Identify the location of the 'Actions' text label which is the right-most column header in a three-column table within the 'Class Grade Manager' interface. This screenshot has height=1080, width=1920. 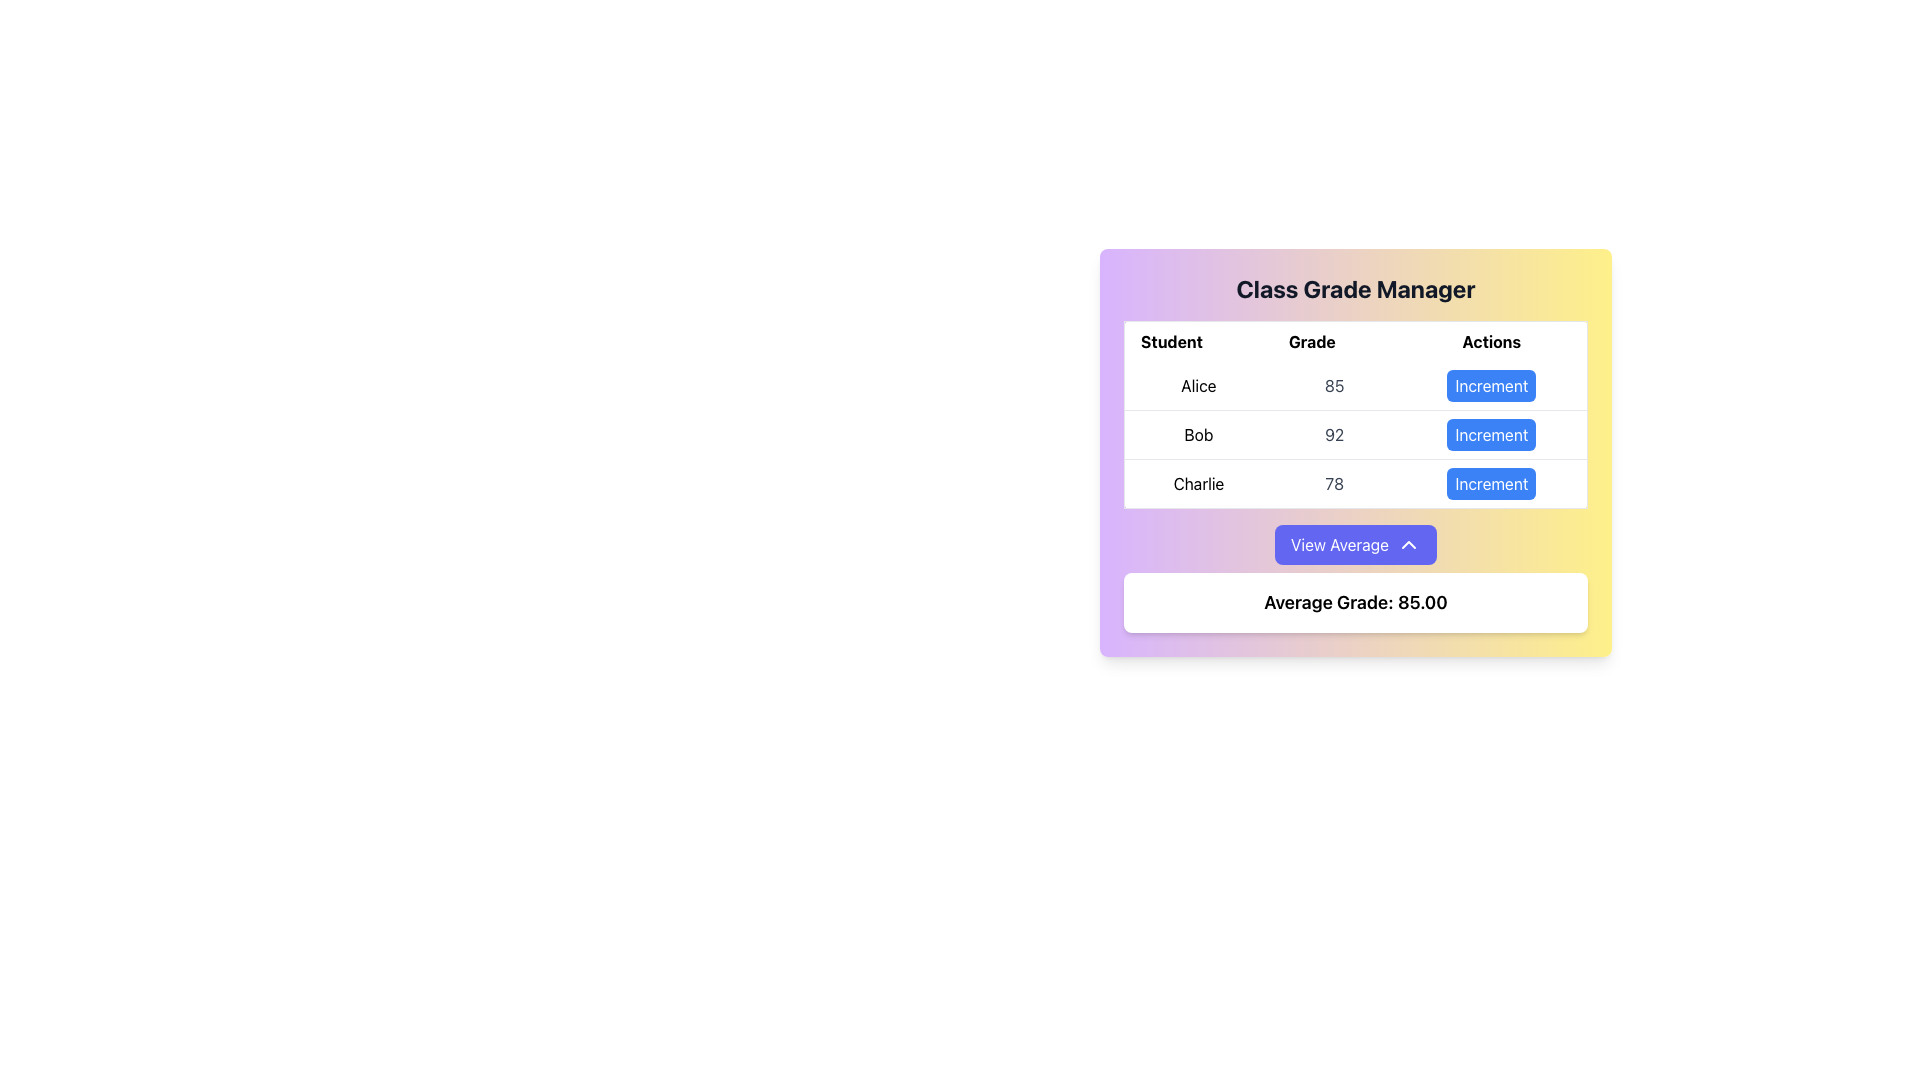
(1492, 340).